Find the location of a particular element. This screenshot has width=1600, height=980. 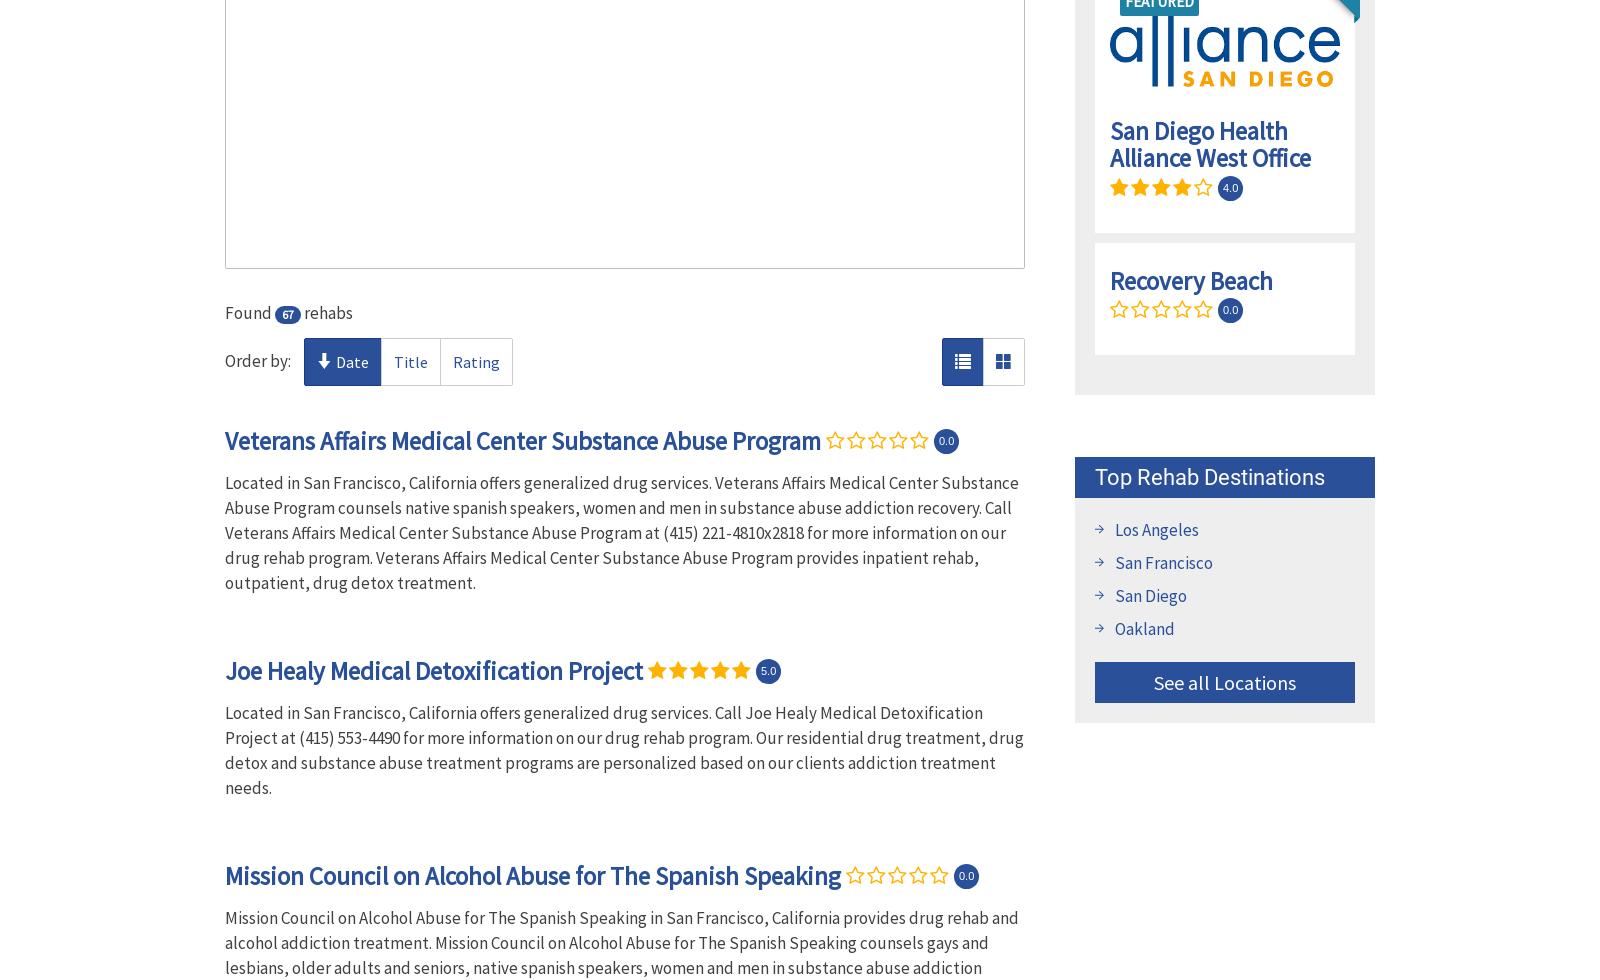

'Rating' is located at coordinates (475, 361).